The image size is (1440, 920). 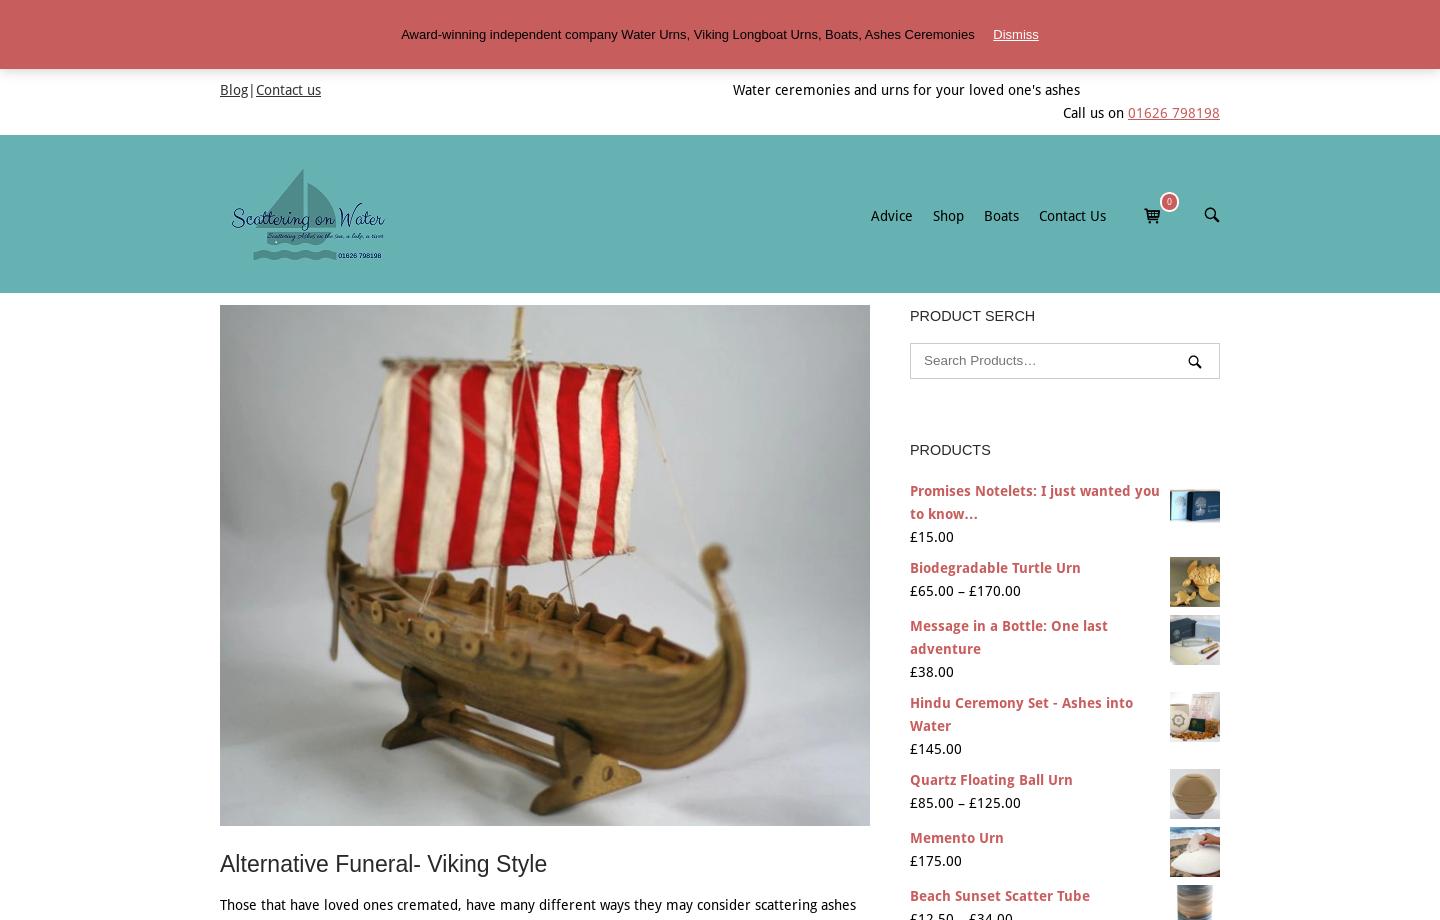 What do you see at coordinates (1033, 242) in the screenshot?
I see `'About Us'` at bounding box center [1033, 242].